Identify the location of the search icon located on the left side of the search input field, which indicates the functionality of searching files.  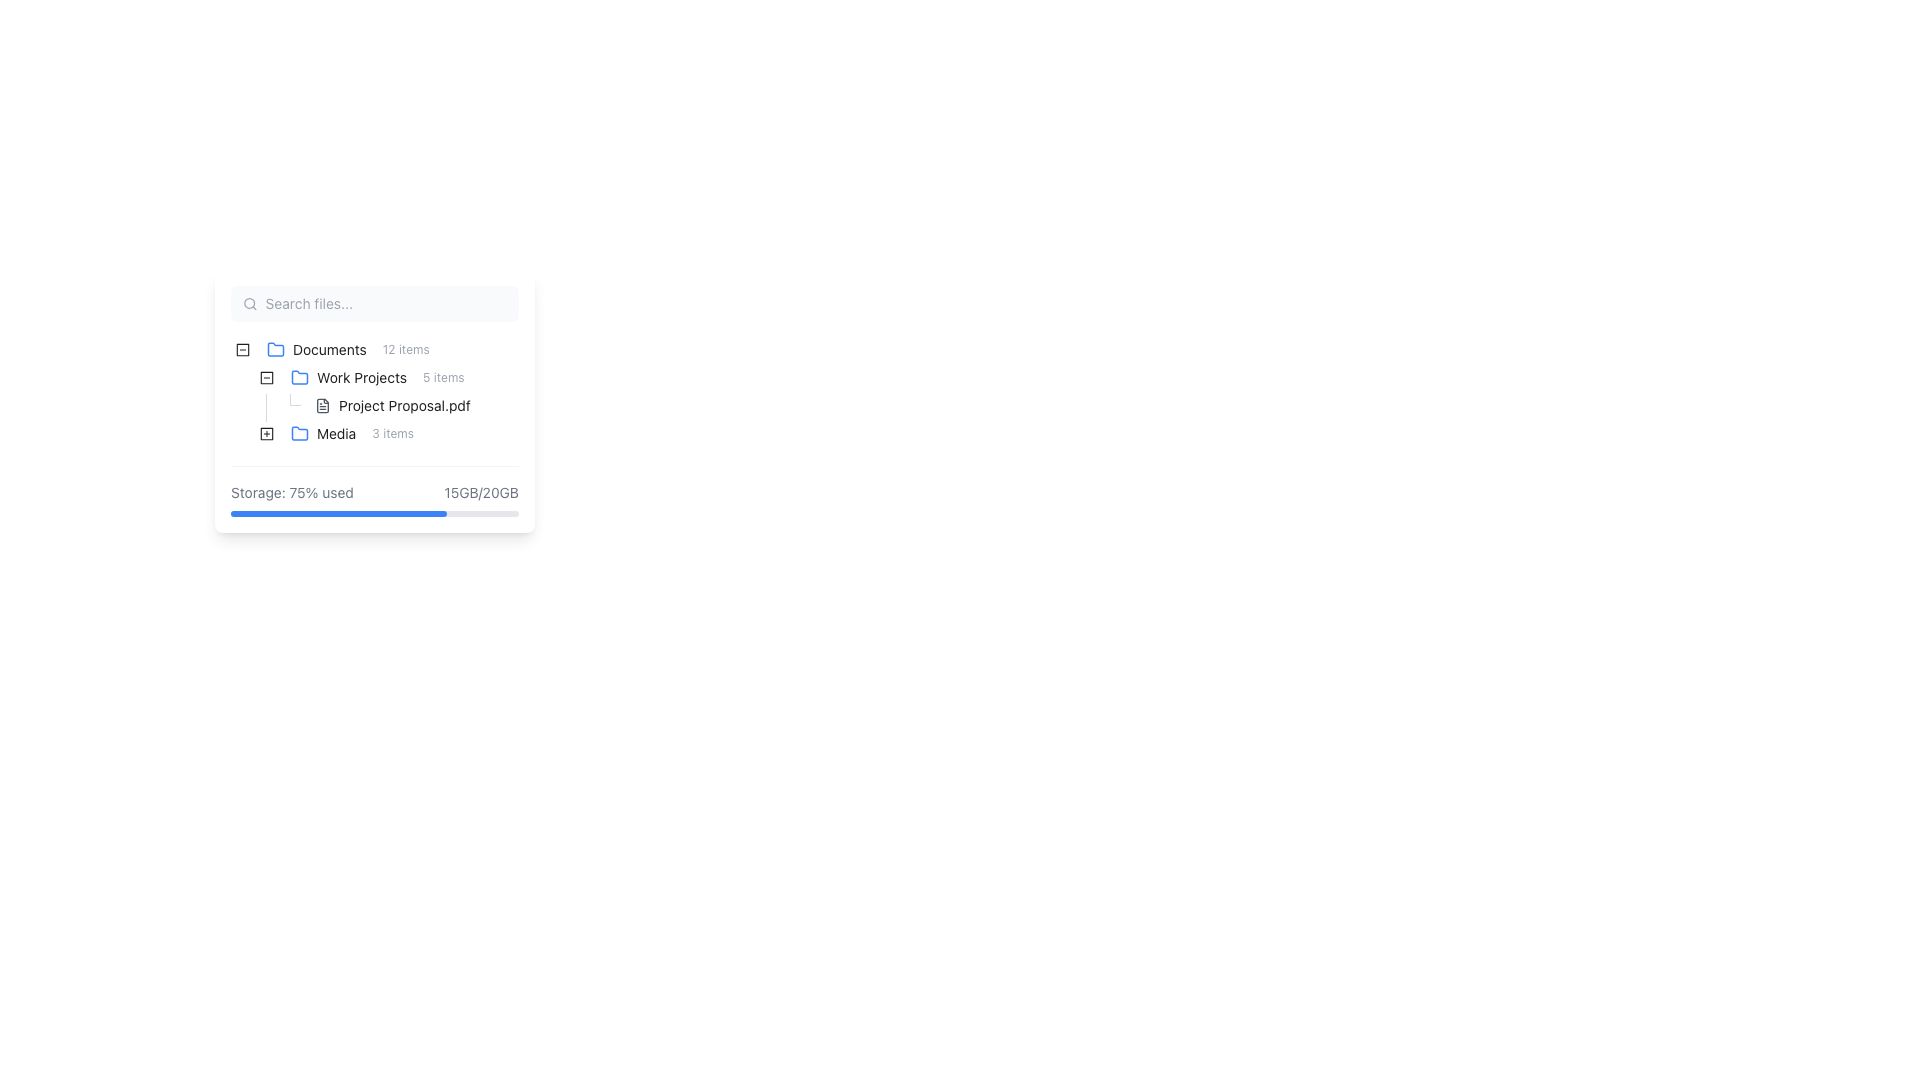
(249, 304).